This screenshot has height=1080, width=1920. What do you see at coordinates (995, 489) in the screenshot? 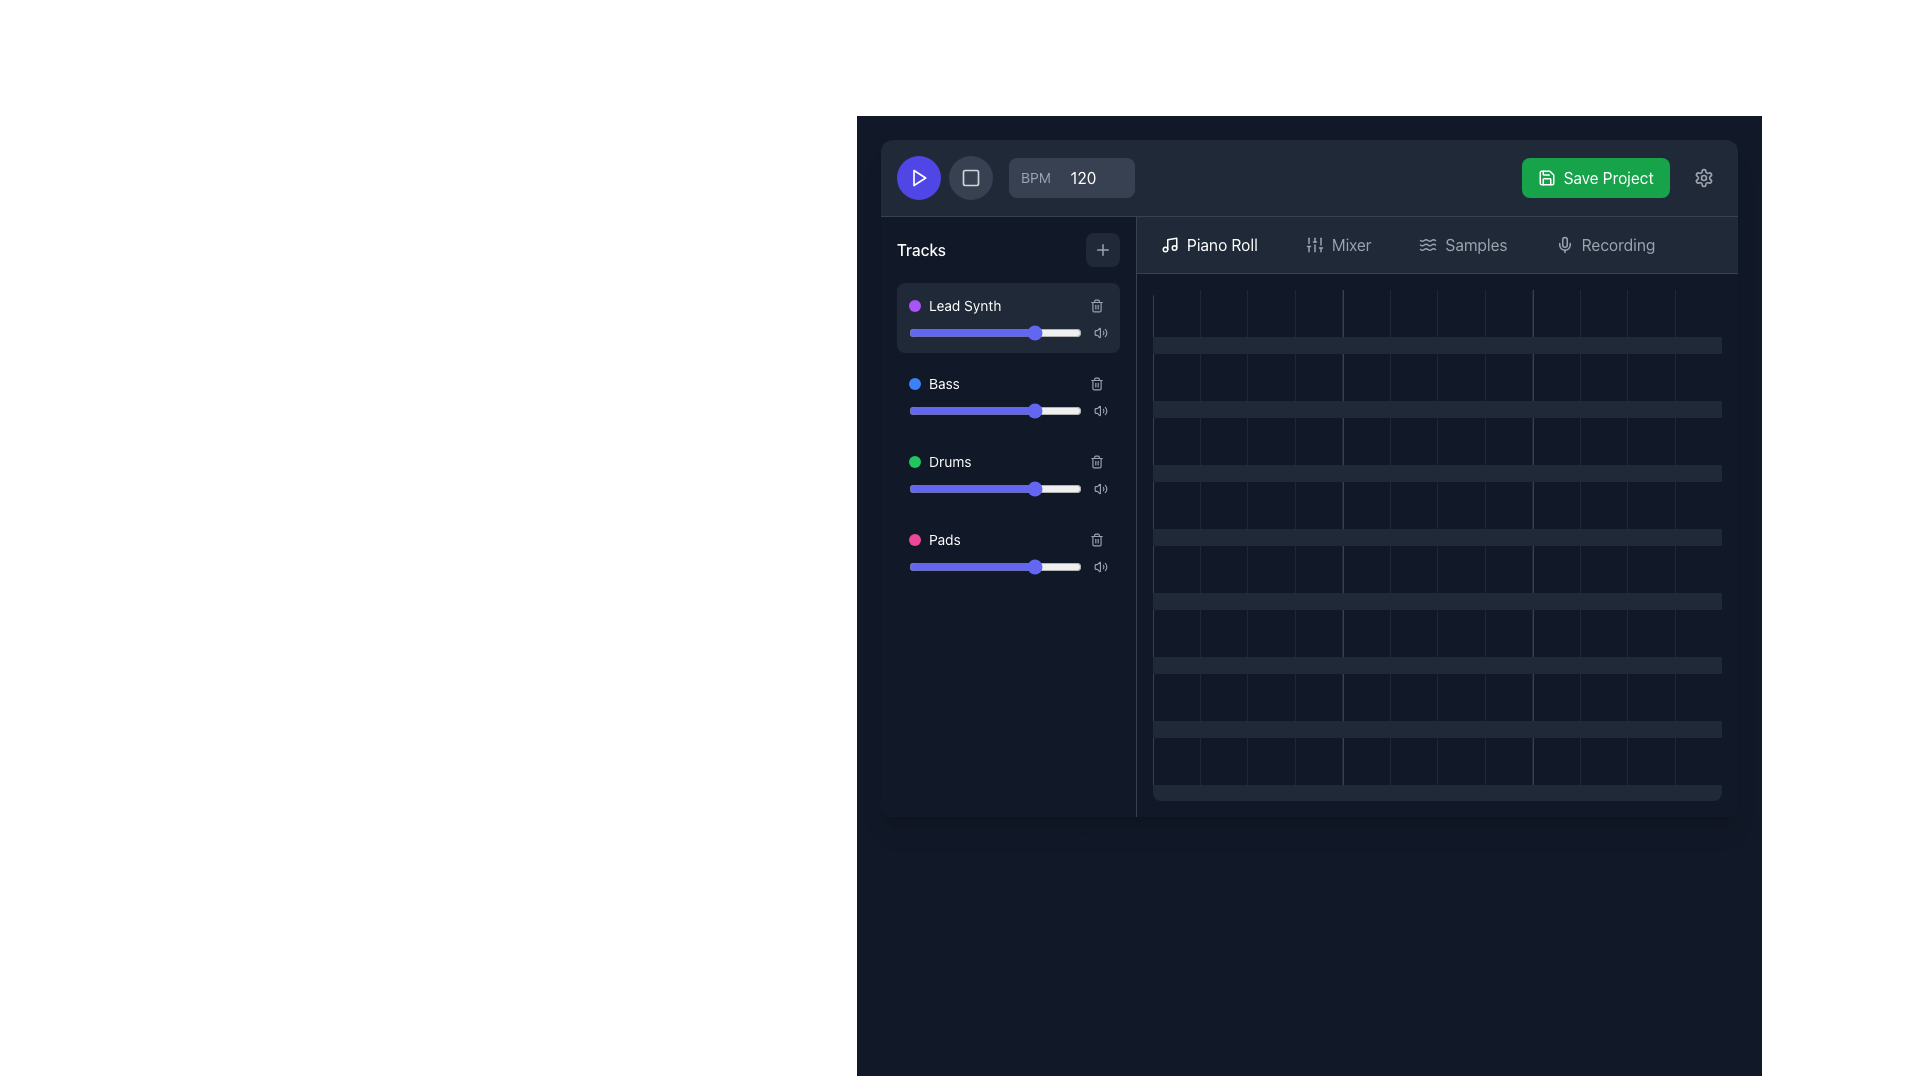
I see `the slider` at bounding box center [995, 489].